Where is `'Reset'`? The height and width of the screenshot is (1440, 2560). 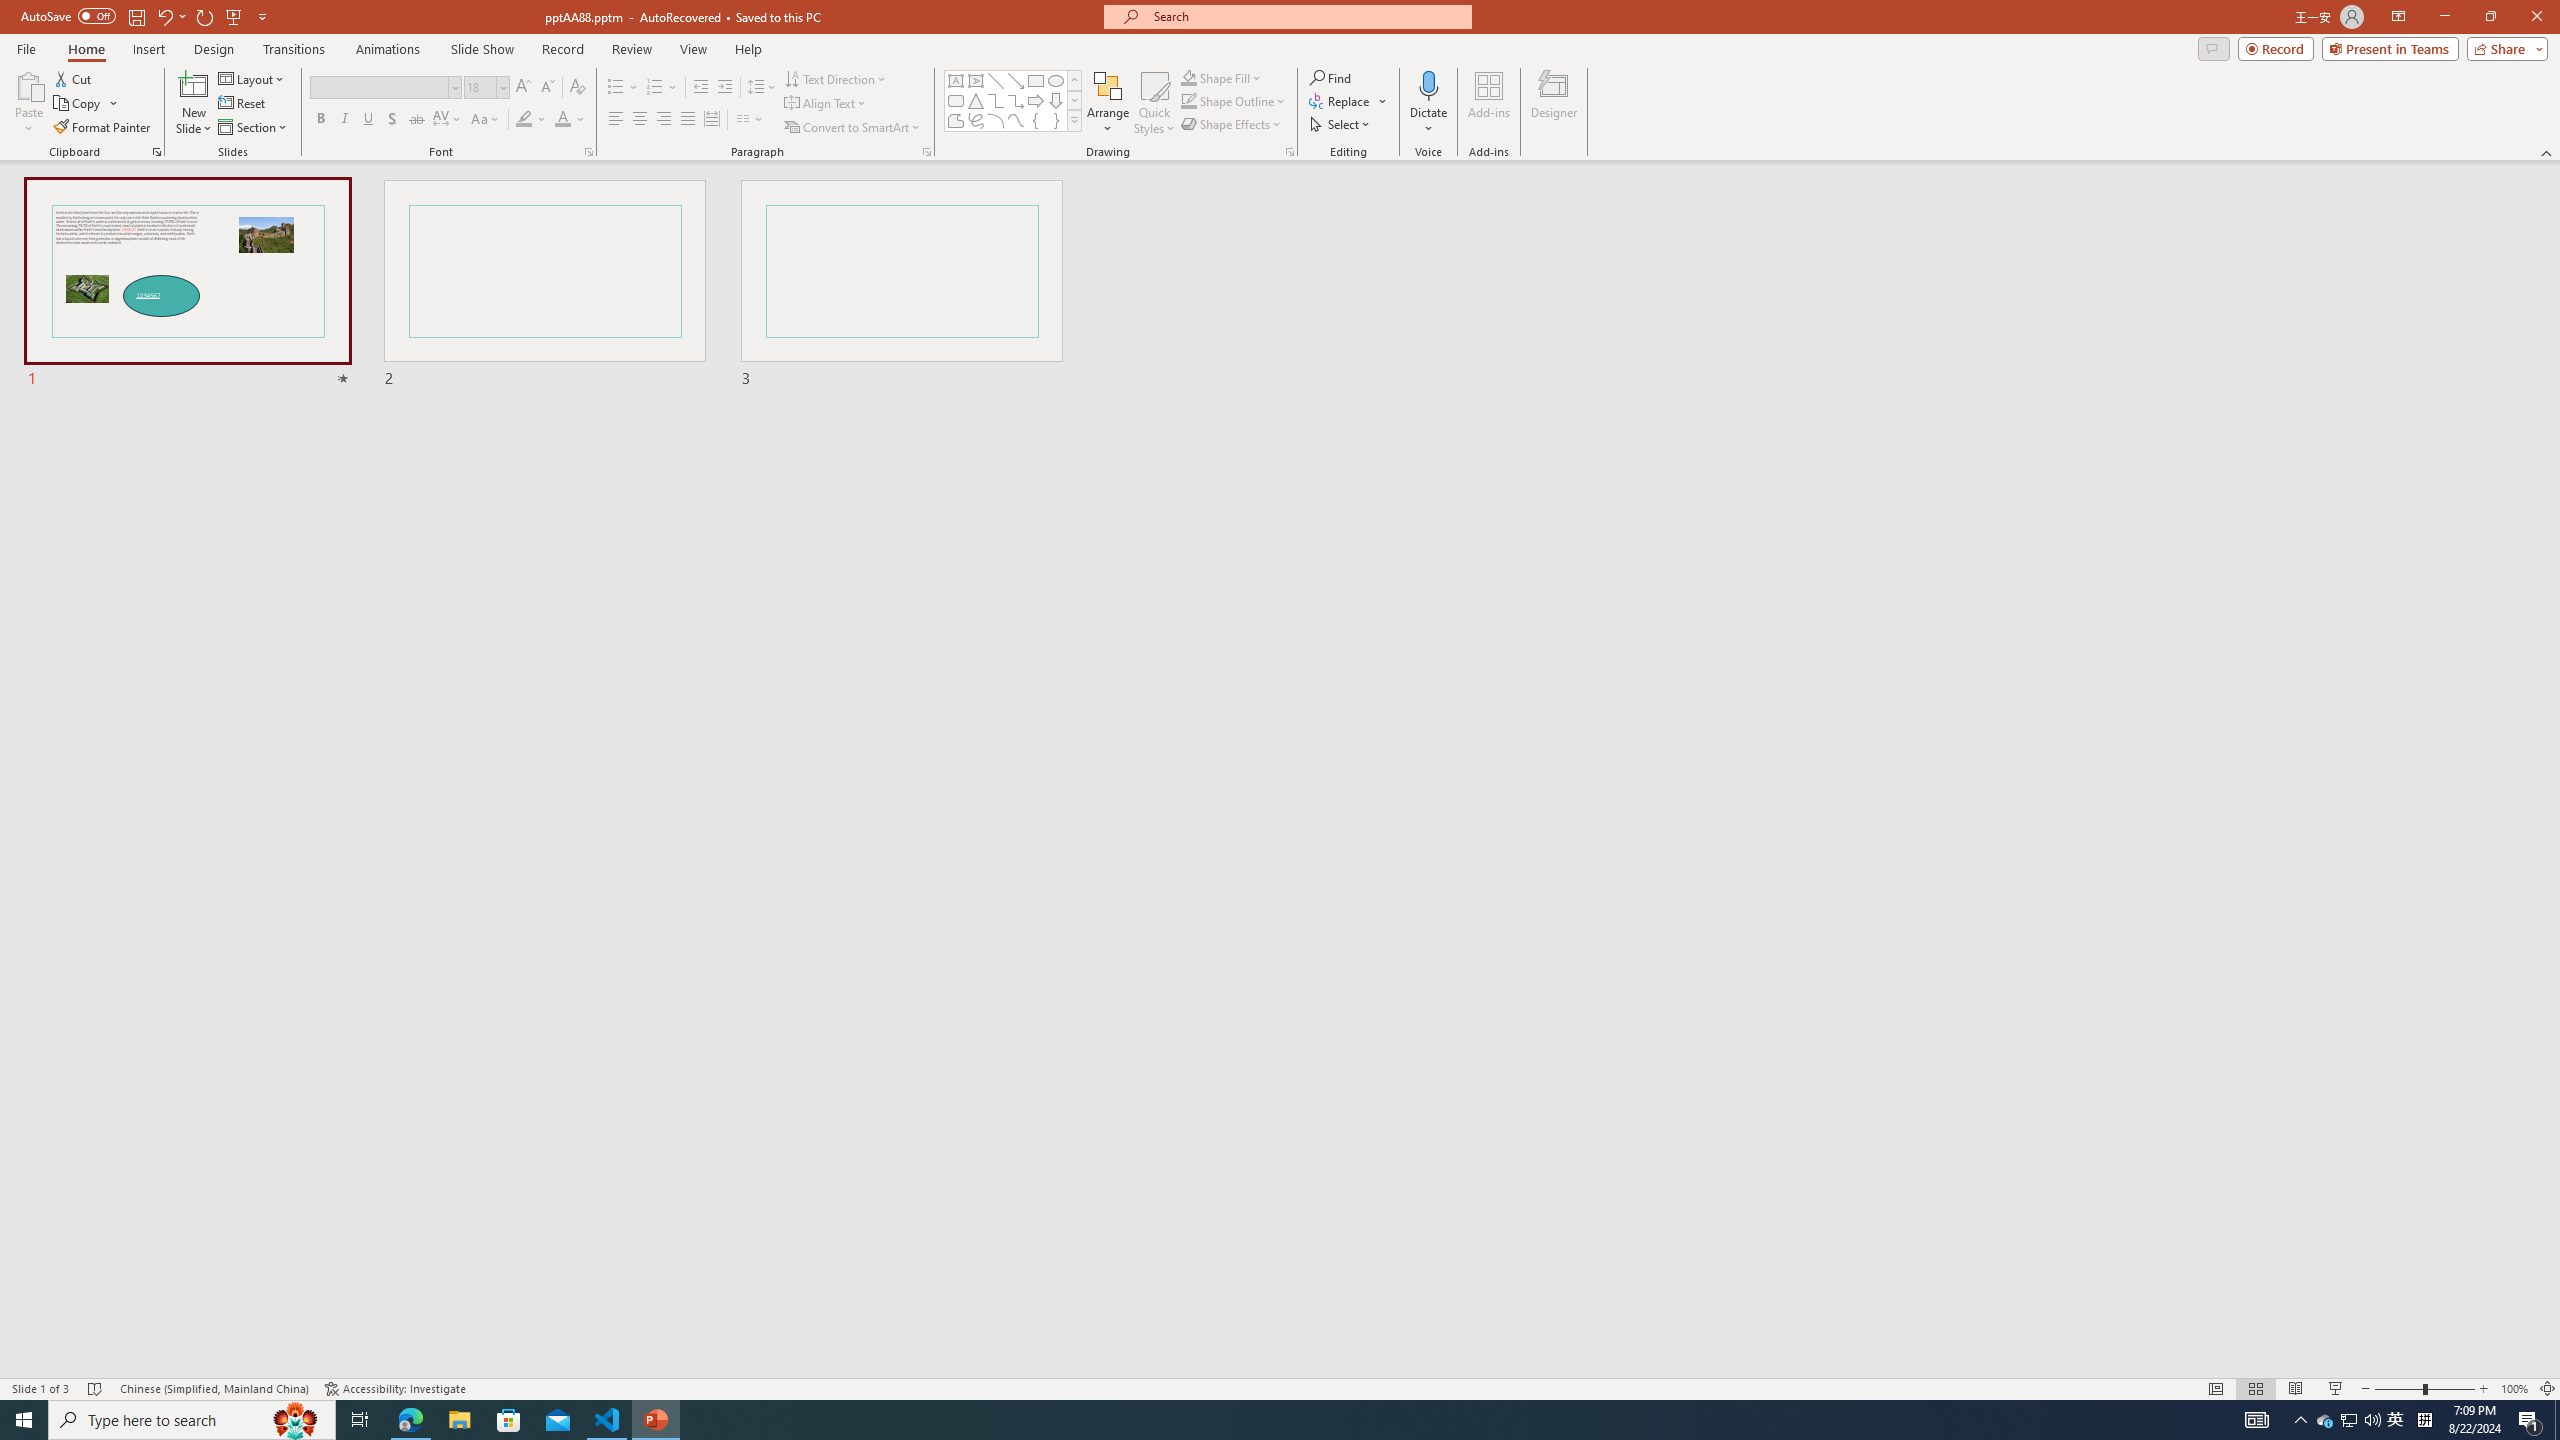 'Reset' is located at coordinates (242, 103).